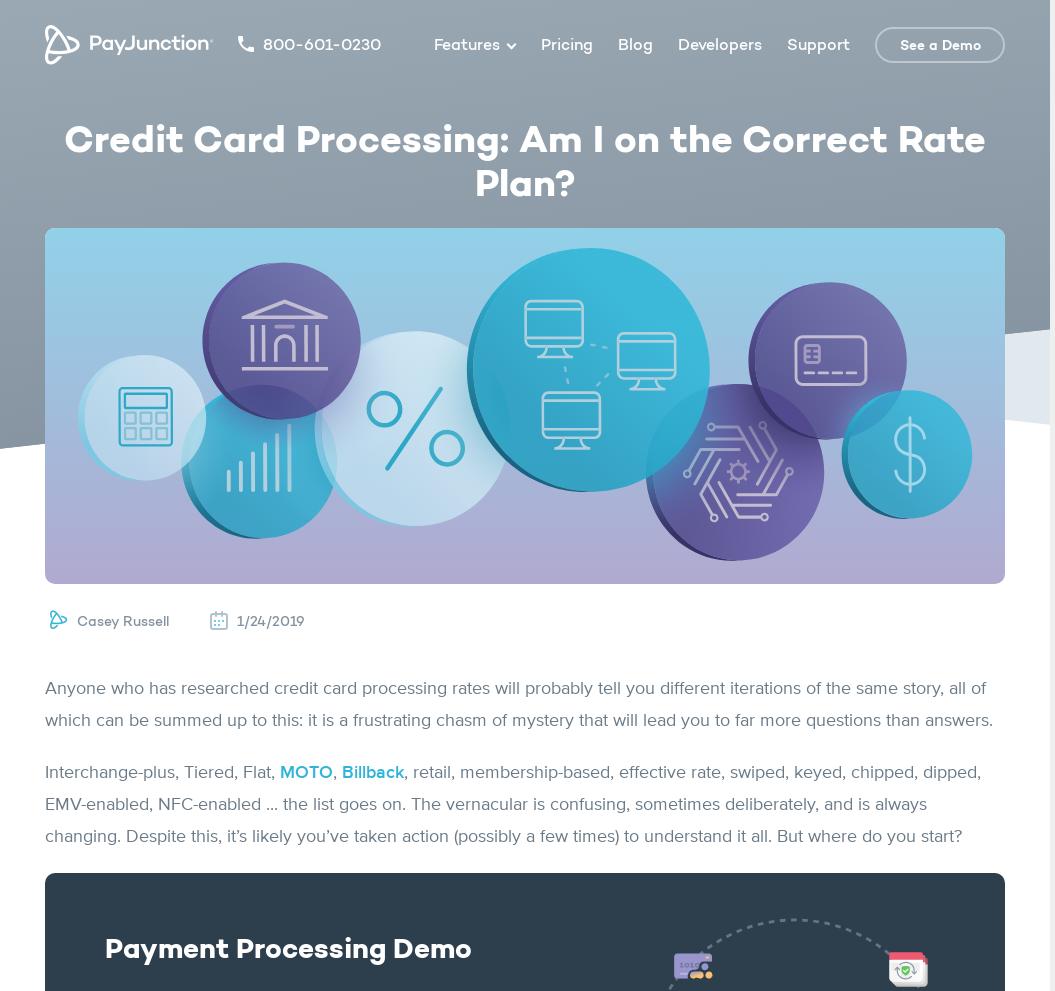 The width and height of the screenshot is (1055, 991). What do you see at coordinates (76, 621) in the screenshot?
I see `'Casey Russell'` at bounding box center [76, 621].